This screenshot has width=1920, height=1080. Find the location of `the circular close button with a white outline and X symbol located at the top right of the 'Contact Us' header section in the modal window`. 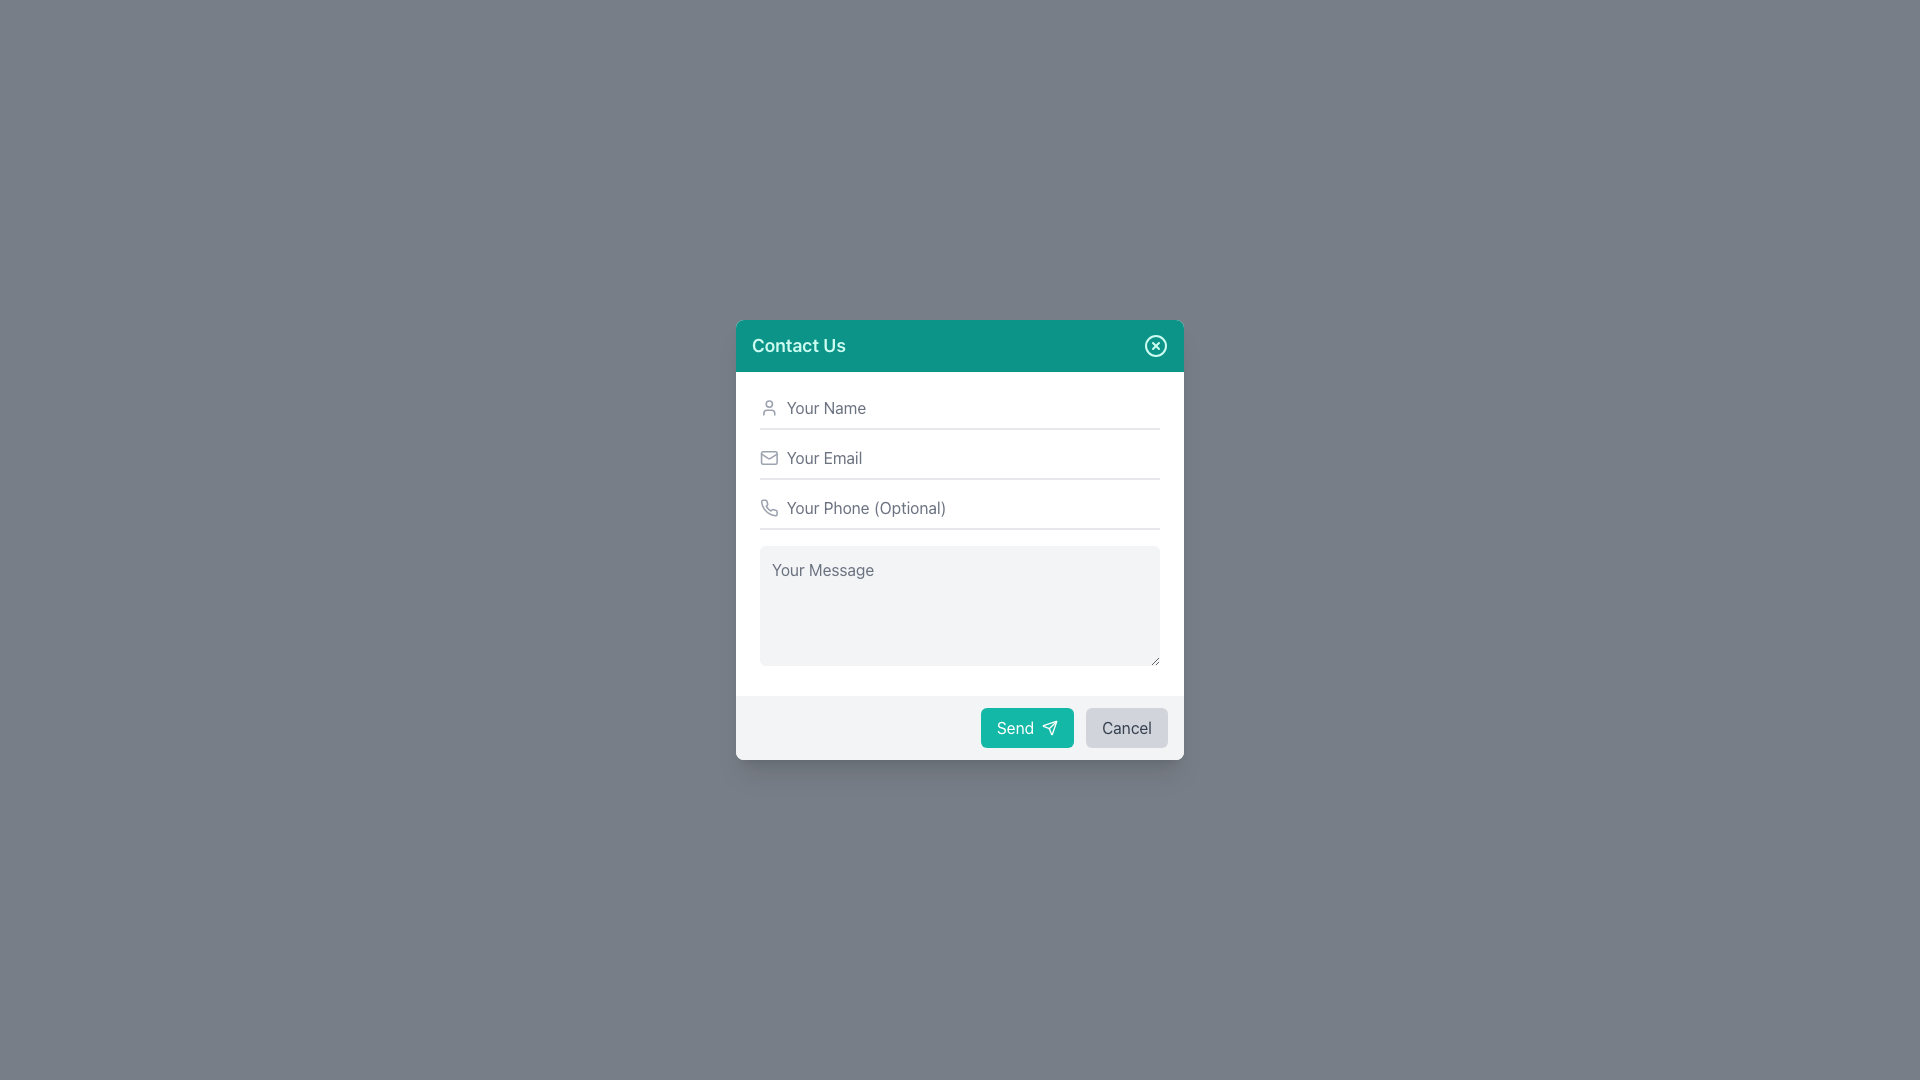

the circular close button with a white outline and X symbol located at the top right of the 'Contact Us' header section in the modal window is located at coordinates (1156, 345).